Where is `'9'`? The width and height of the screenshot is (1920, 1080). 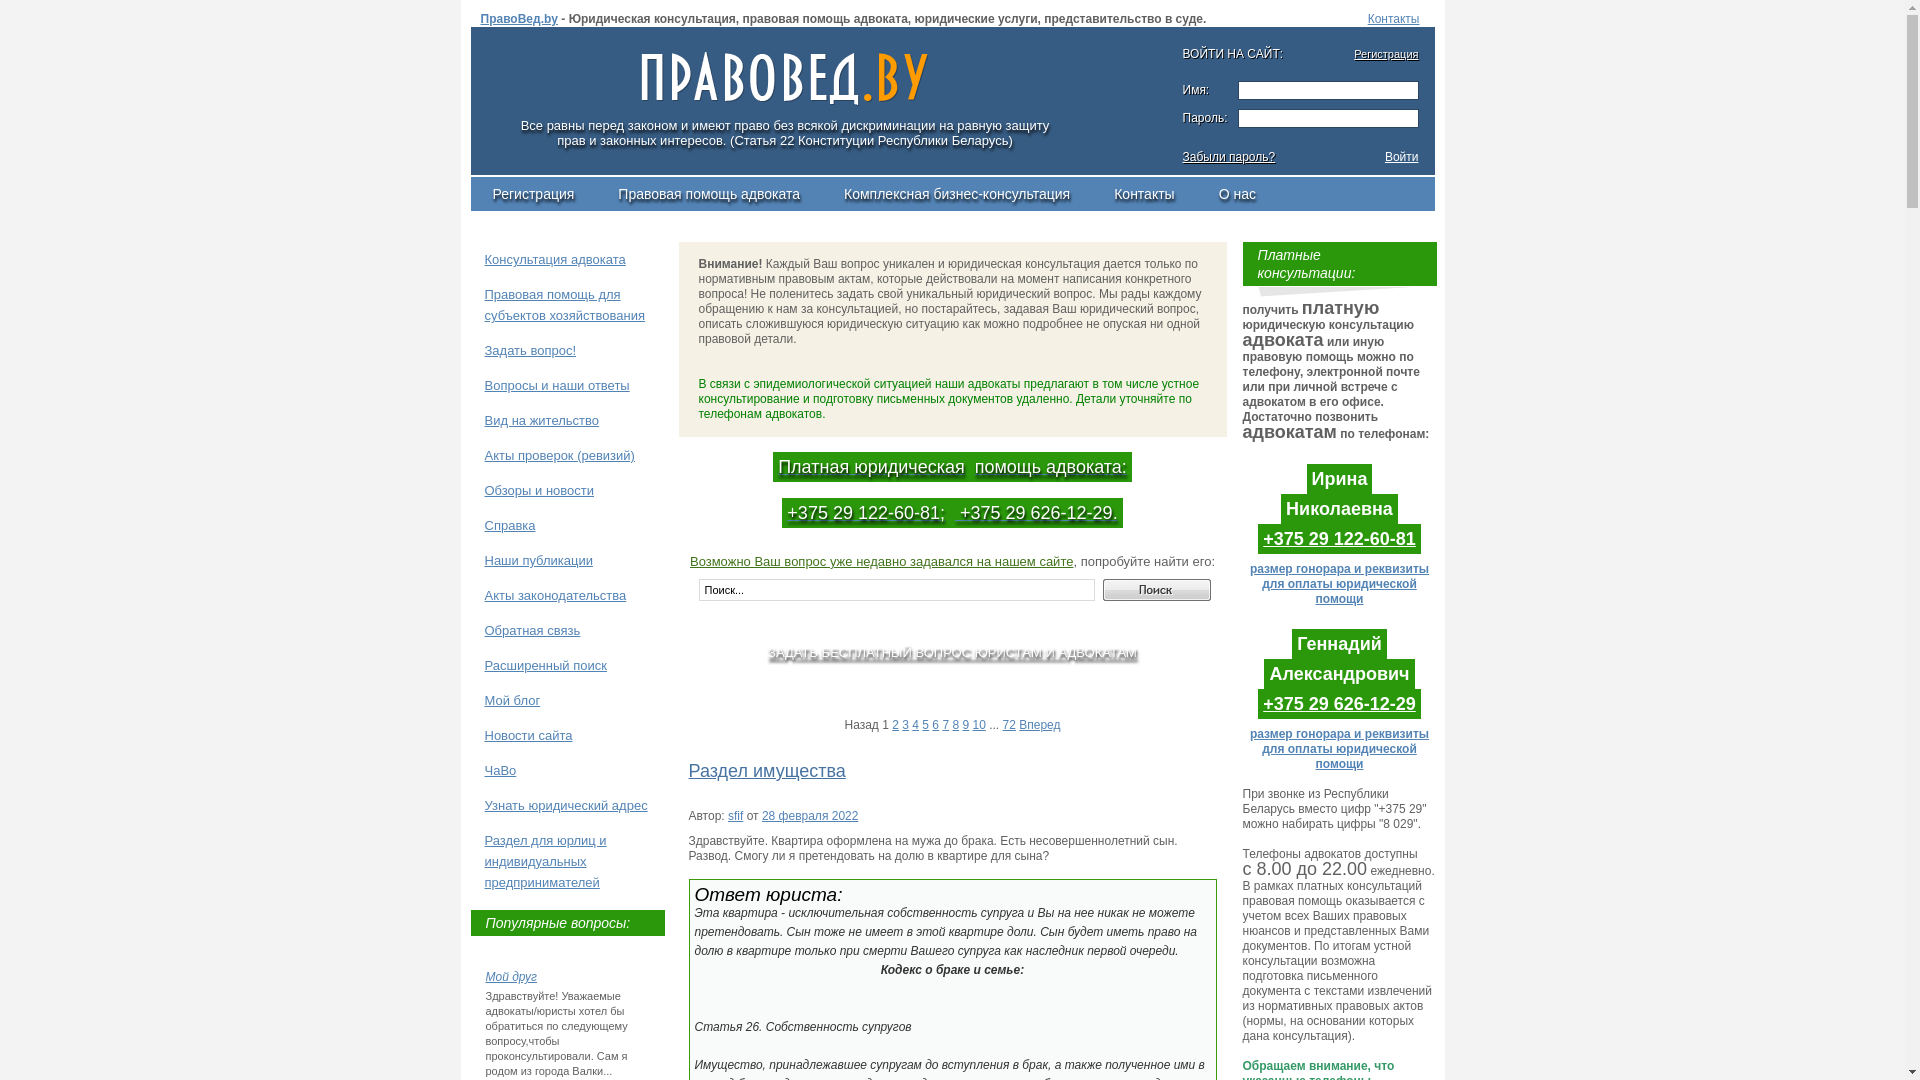
'9' is located at coordinates (965, 725).